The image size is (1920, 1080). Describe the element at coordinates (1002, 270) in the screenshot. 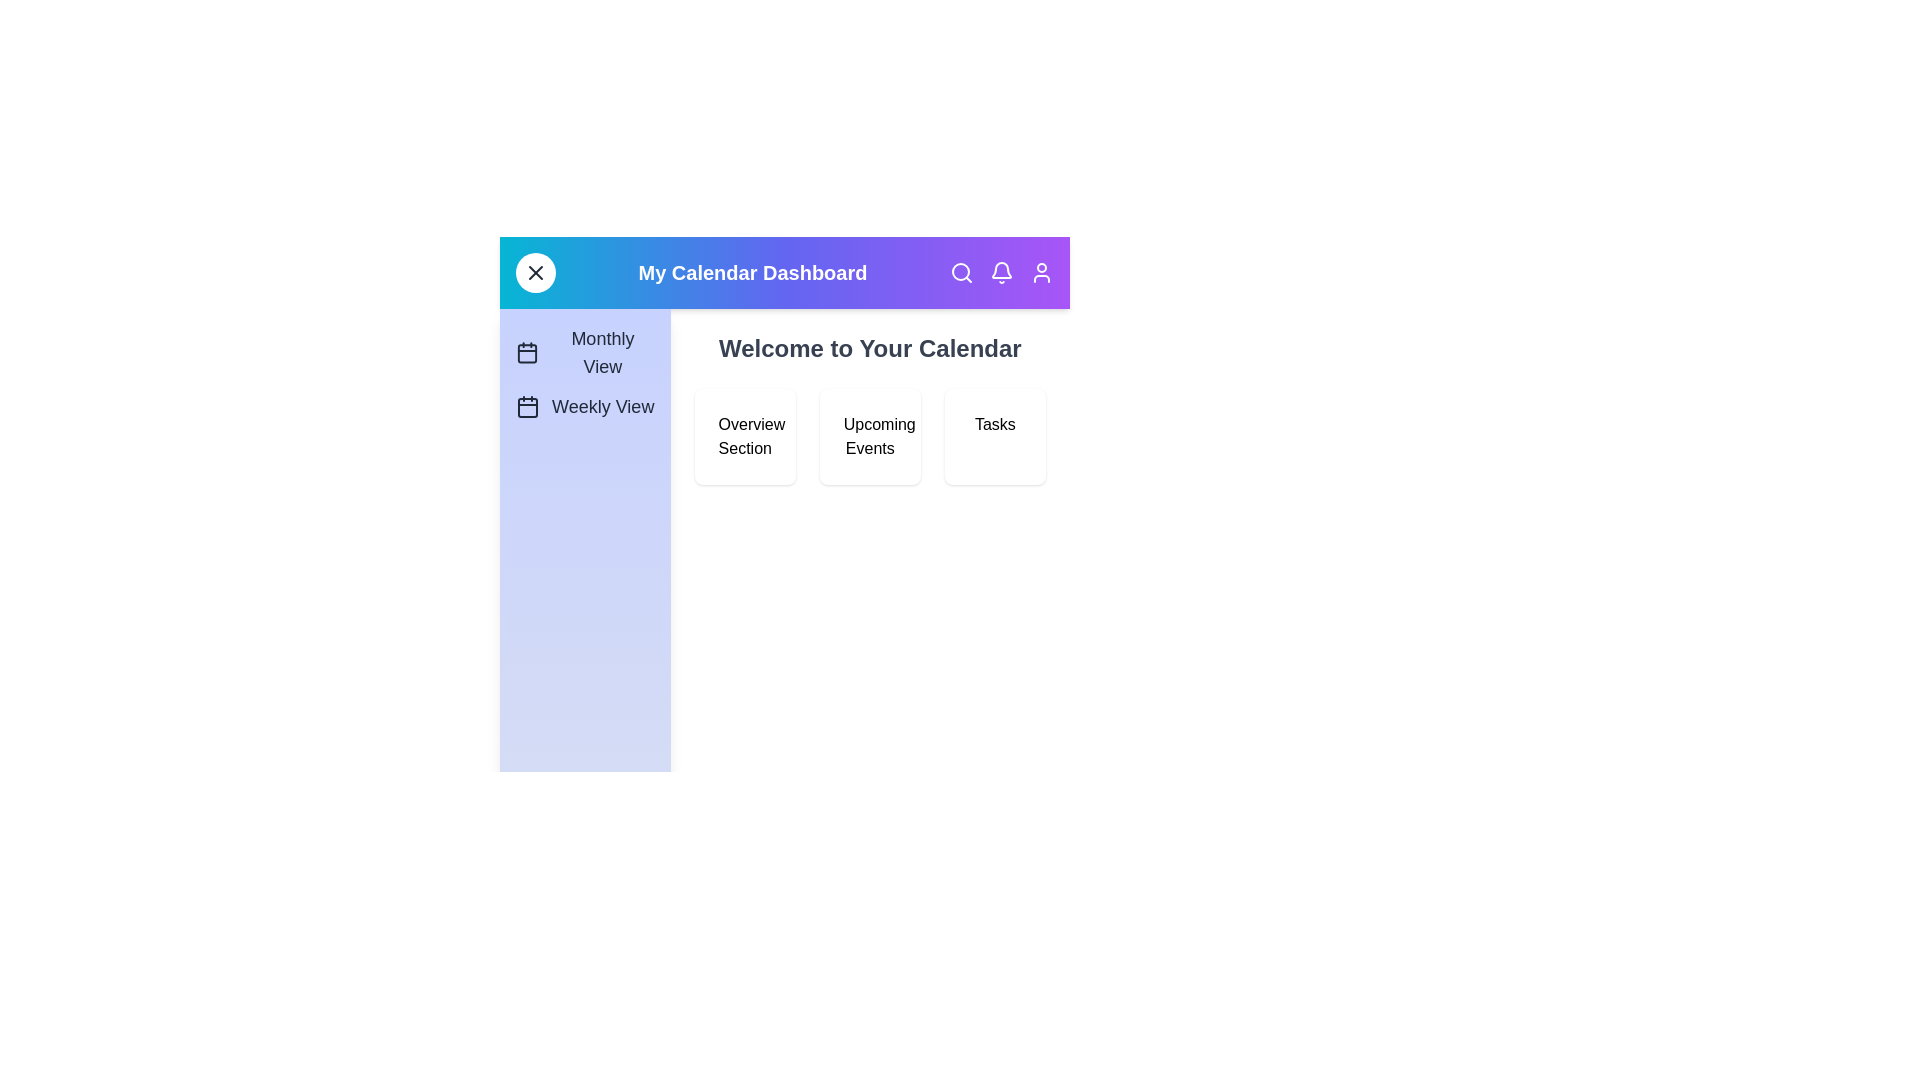

I see `the notification bell icon located at the top-right corner of the interface` at that location.